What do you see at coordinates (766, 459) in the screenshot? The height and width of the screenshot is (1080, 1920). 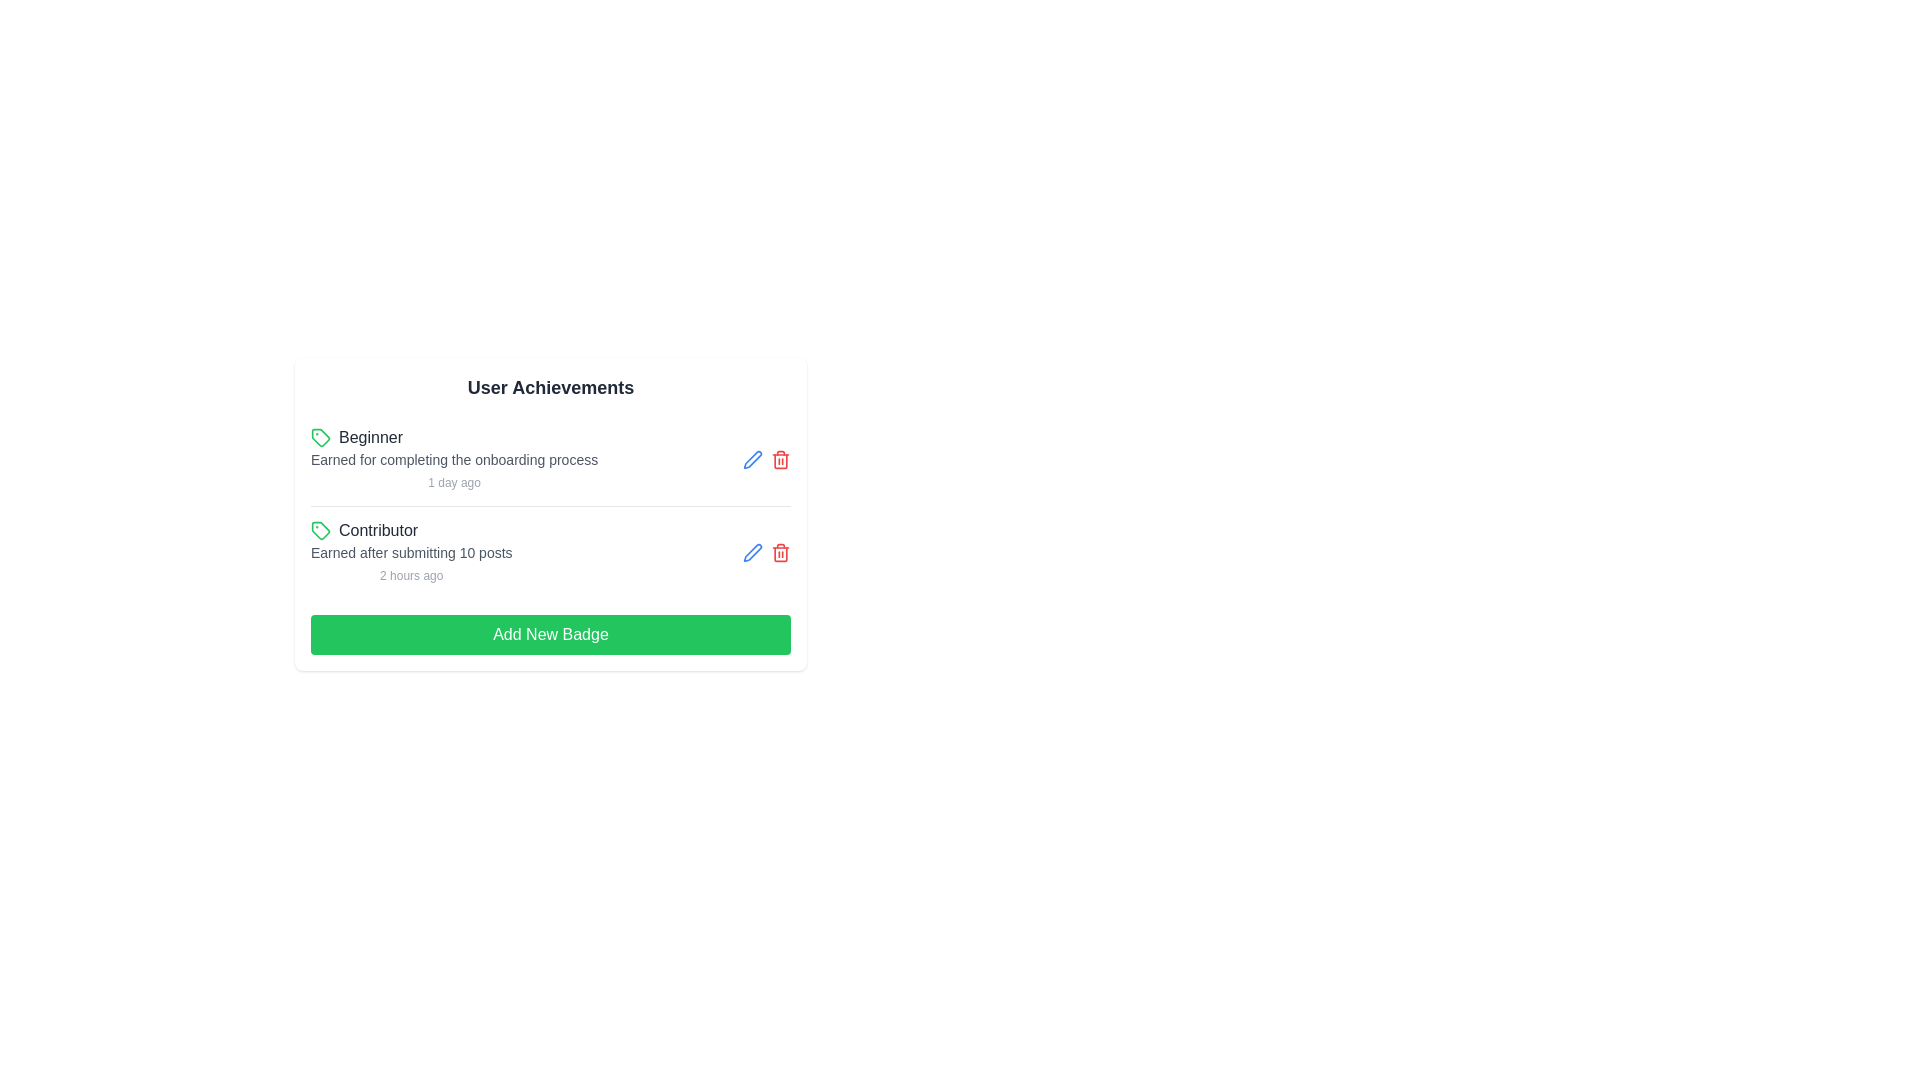 I see `the red trash icon in the group of icon buttons` at bounding box center [766, 459].